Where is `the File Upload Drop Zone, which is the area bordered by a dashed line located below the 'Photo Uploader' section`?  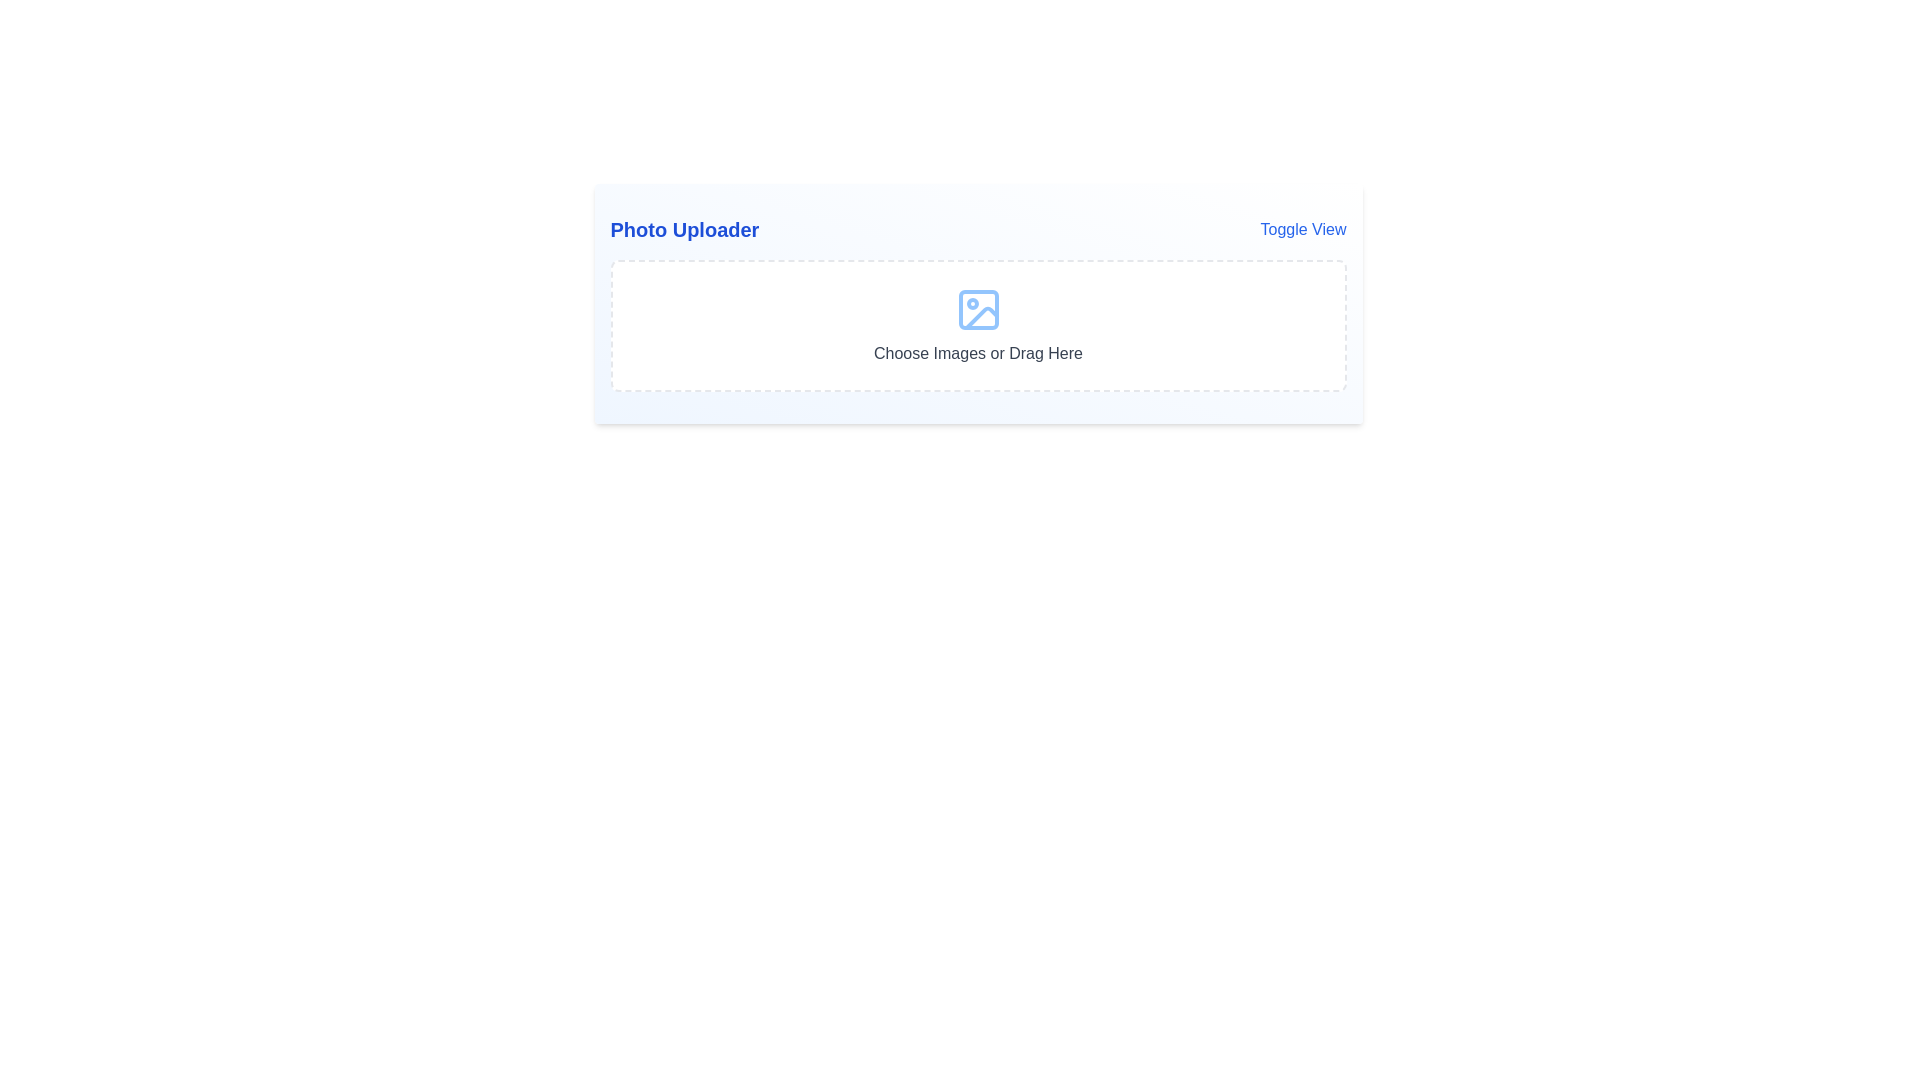
the File Upload Drop Zone, which is the area bordered by a dashed line located below the 'Photo Uploader' section is located at coordinates (978, 325).